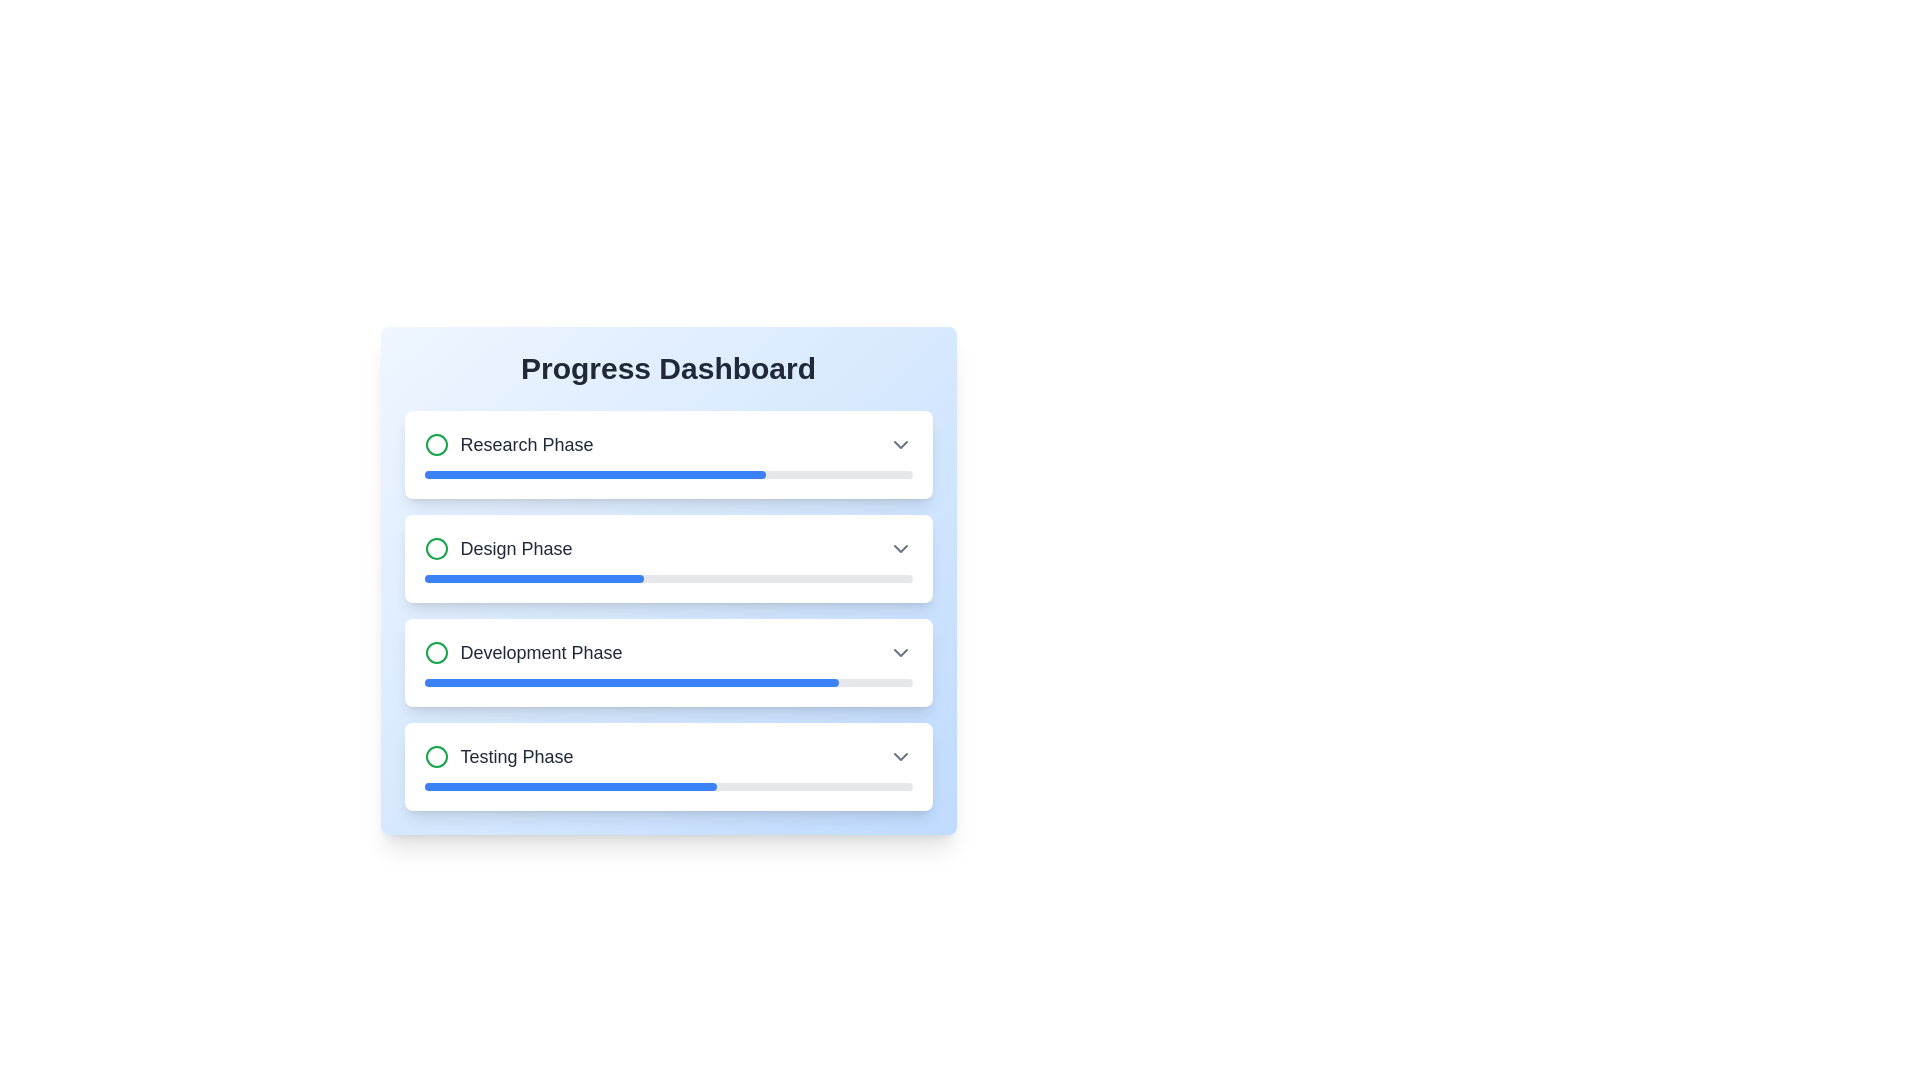  Describe the element at coordinates (668, 785) in the screenshot. I see `the progress level of the horizontal progress bar located in the 'Testing Phase' section of the 'Progress Dashboard', which is styled with a gray background and a blue filled portion indicating approximately 60% completion` at that location.